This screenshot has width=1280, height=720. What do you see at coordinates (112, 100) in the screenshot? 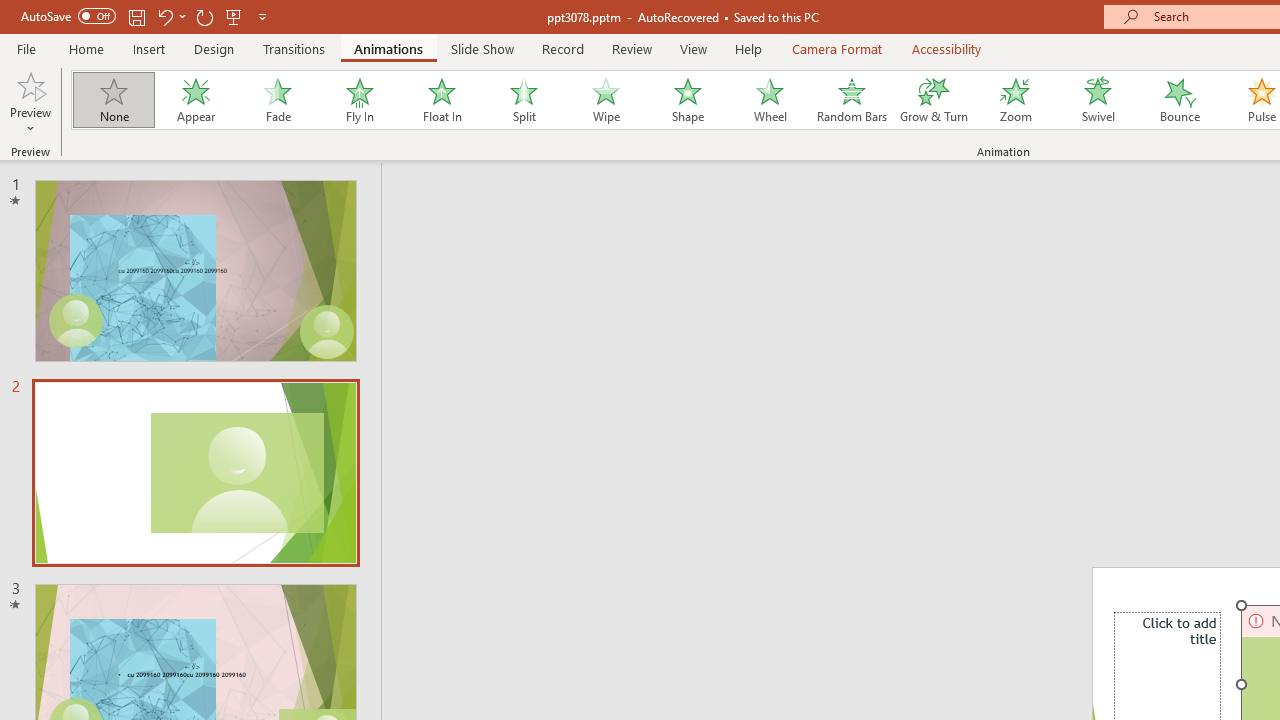
I see `'None'` at bounding box center [112, 100].